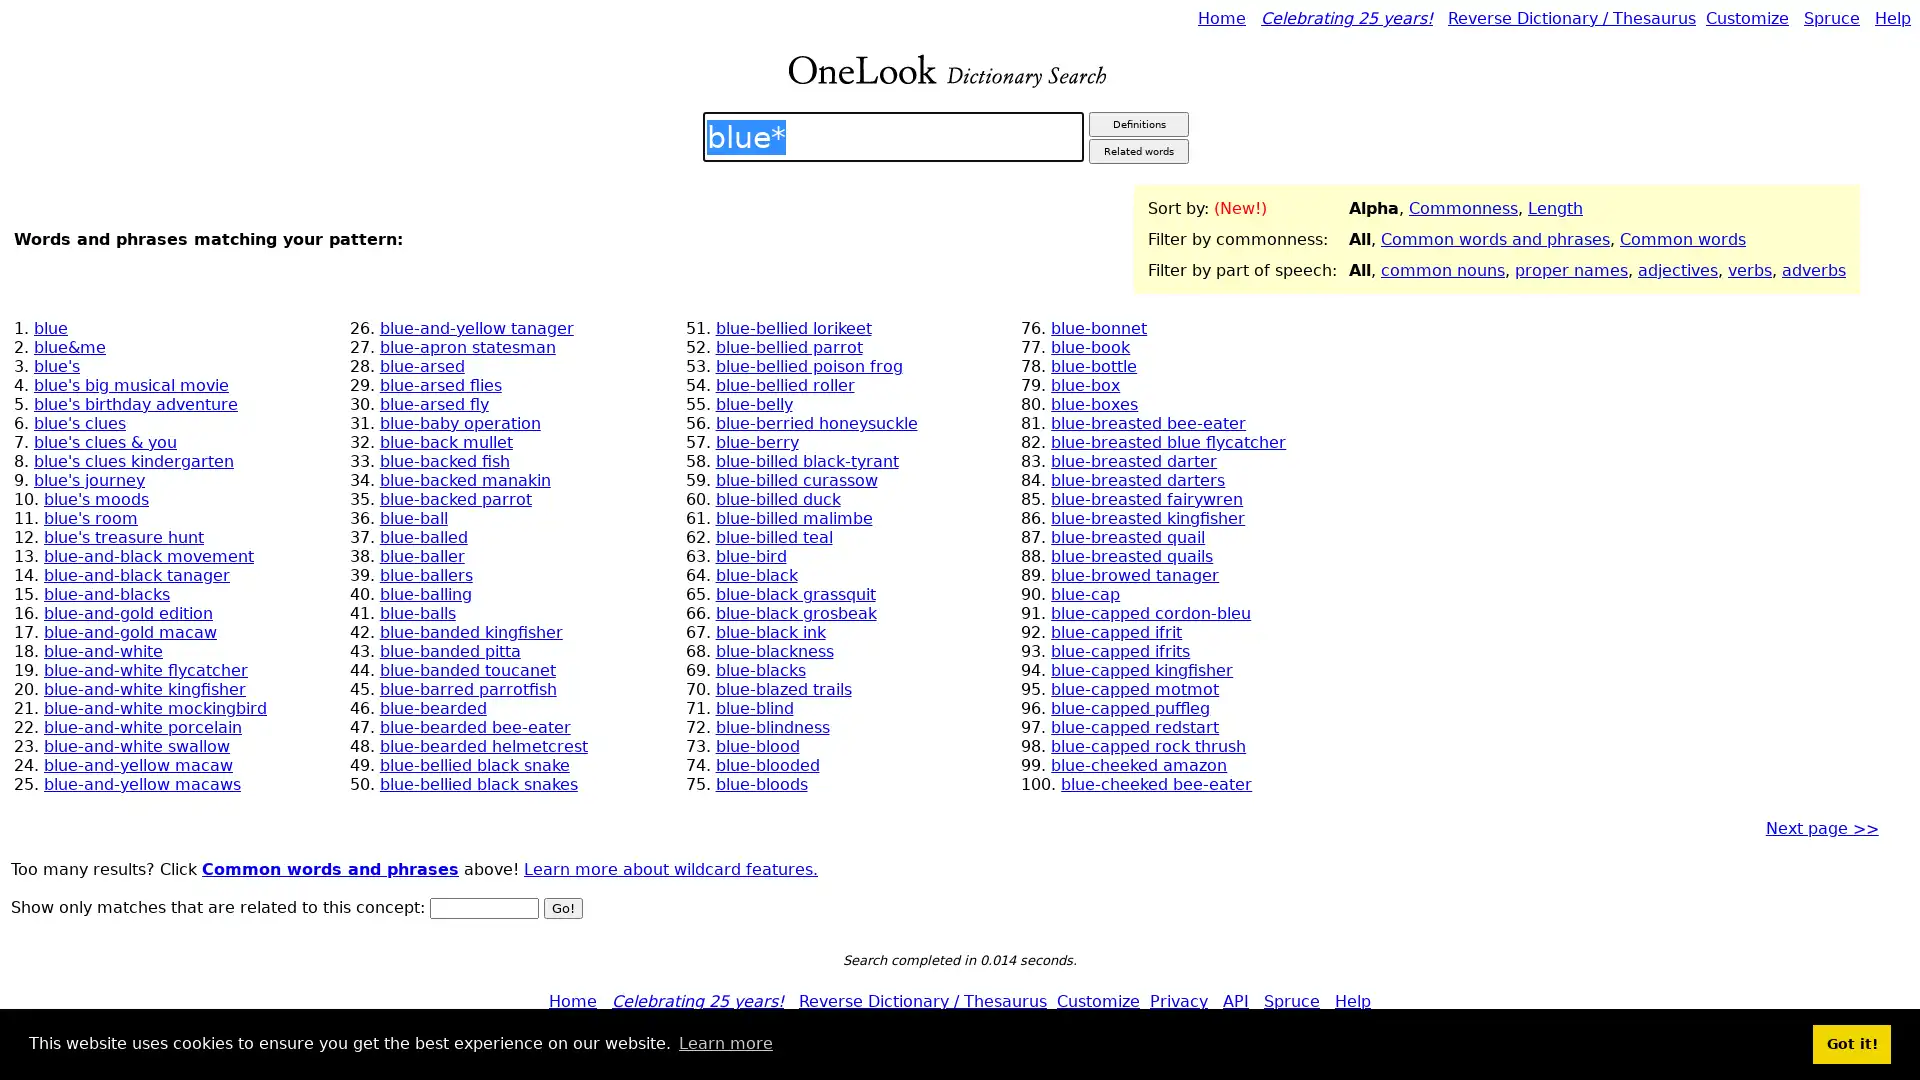 Image resolution: width=1920 pixels, height=1080 pixels. I want to click on learn more about cookies, so click(724, 1043).